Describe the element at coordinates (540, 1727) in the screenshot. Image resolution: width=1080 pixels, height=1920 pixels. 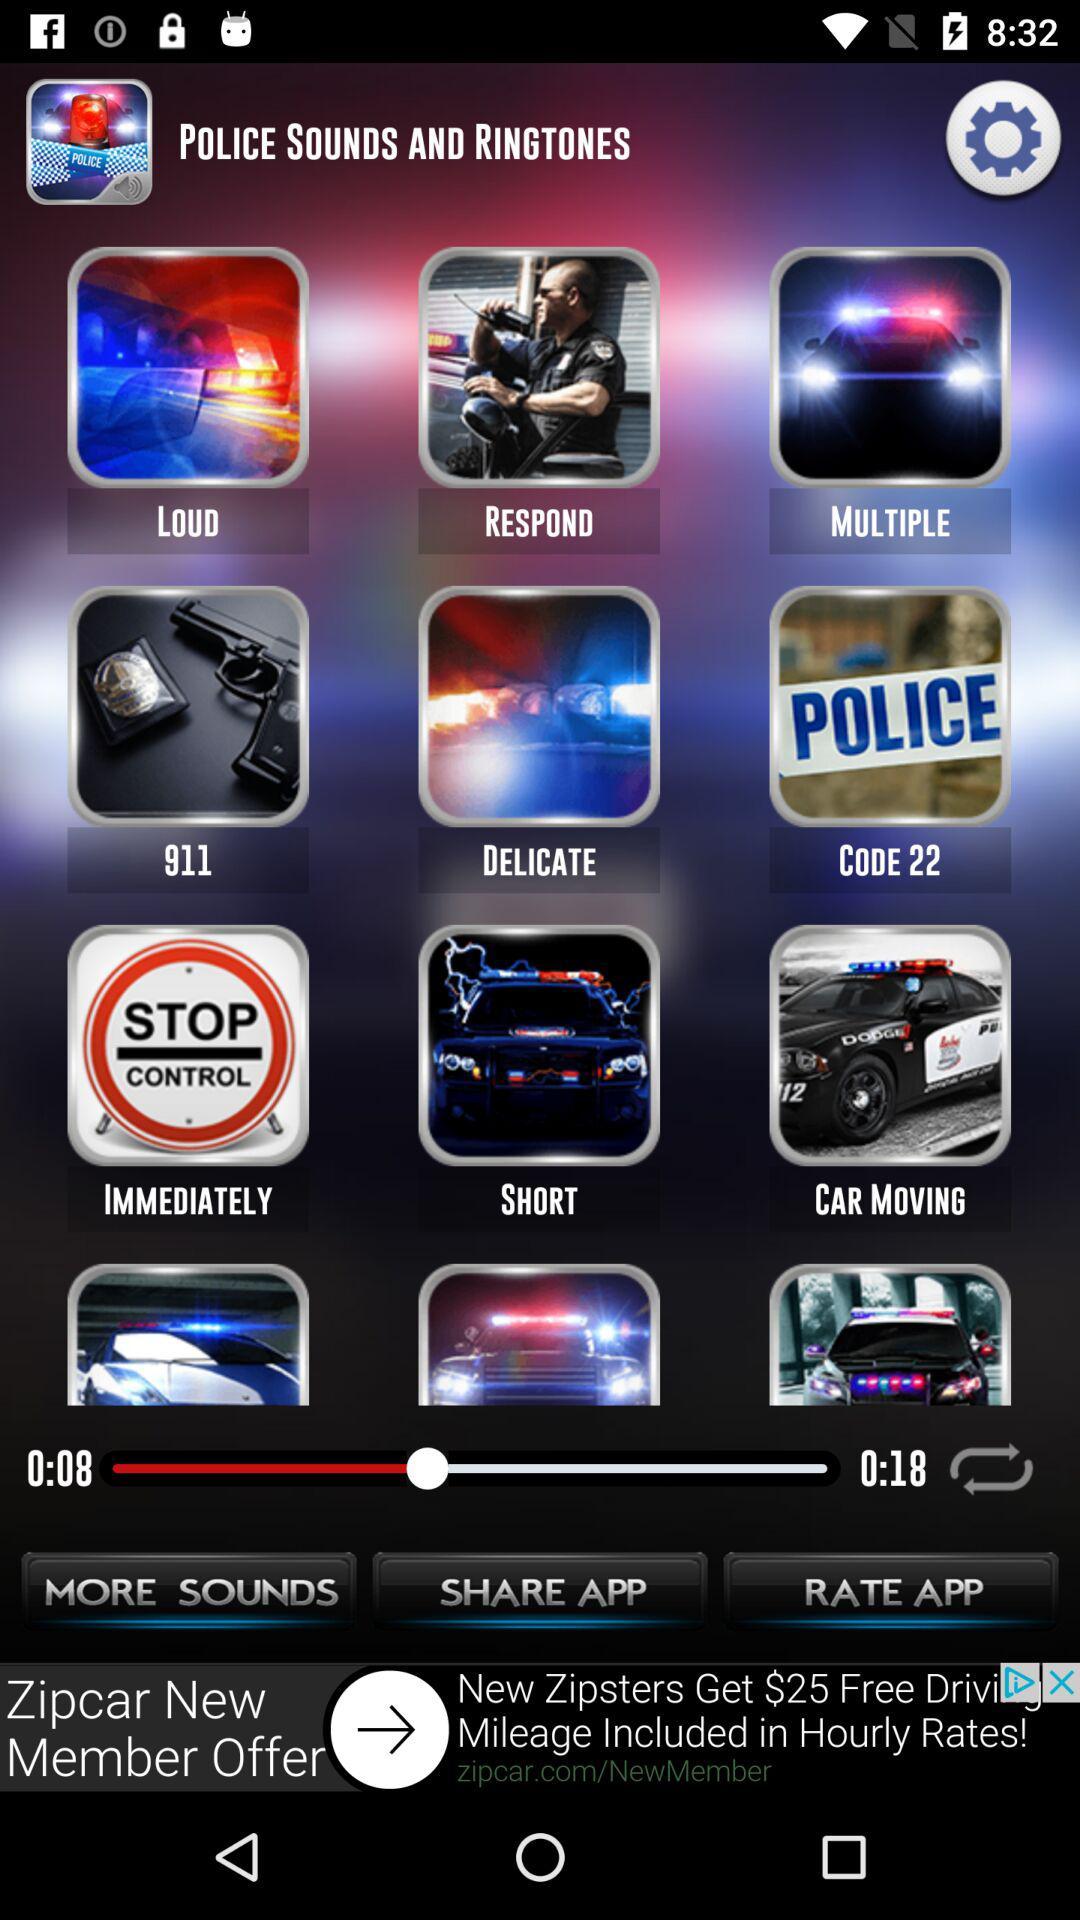
I see `advertisement` at that location.